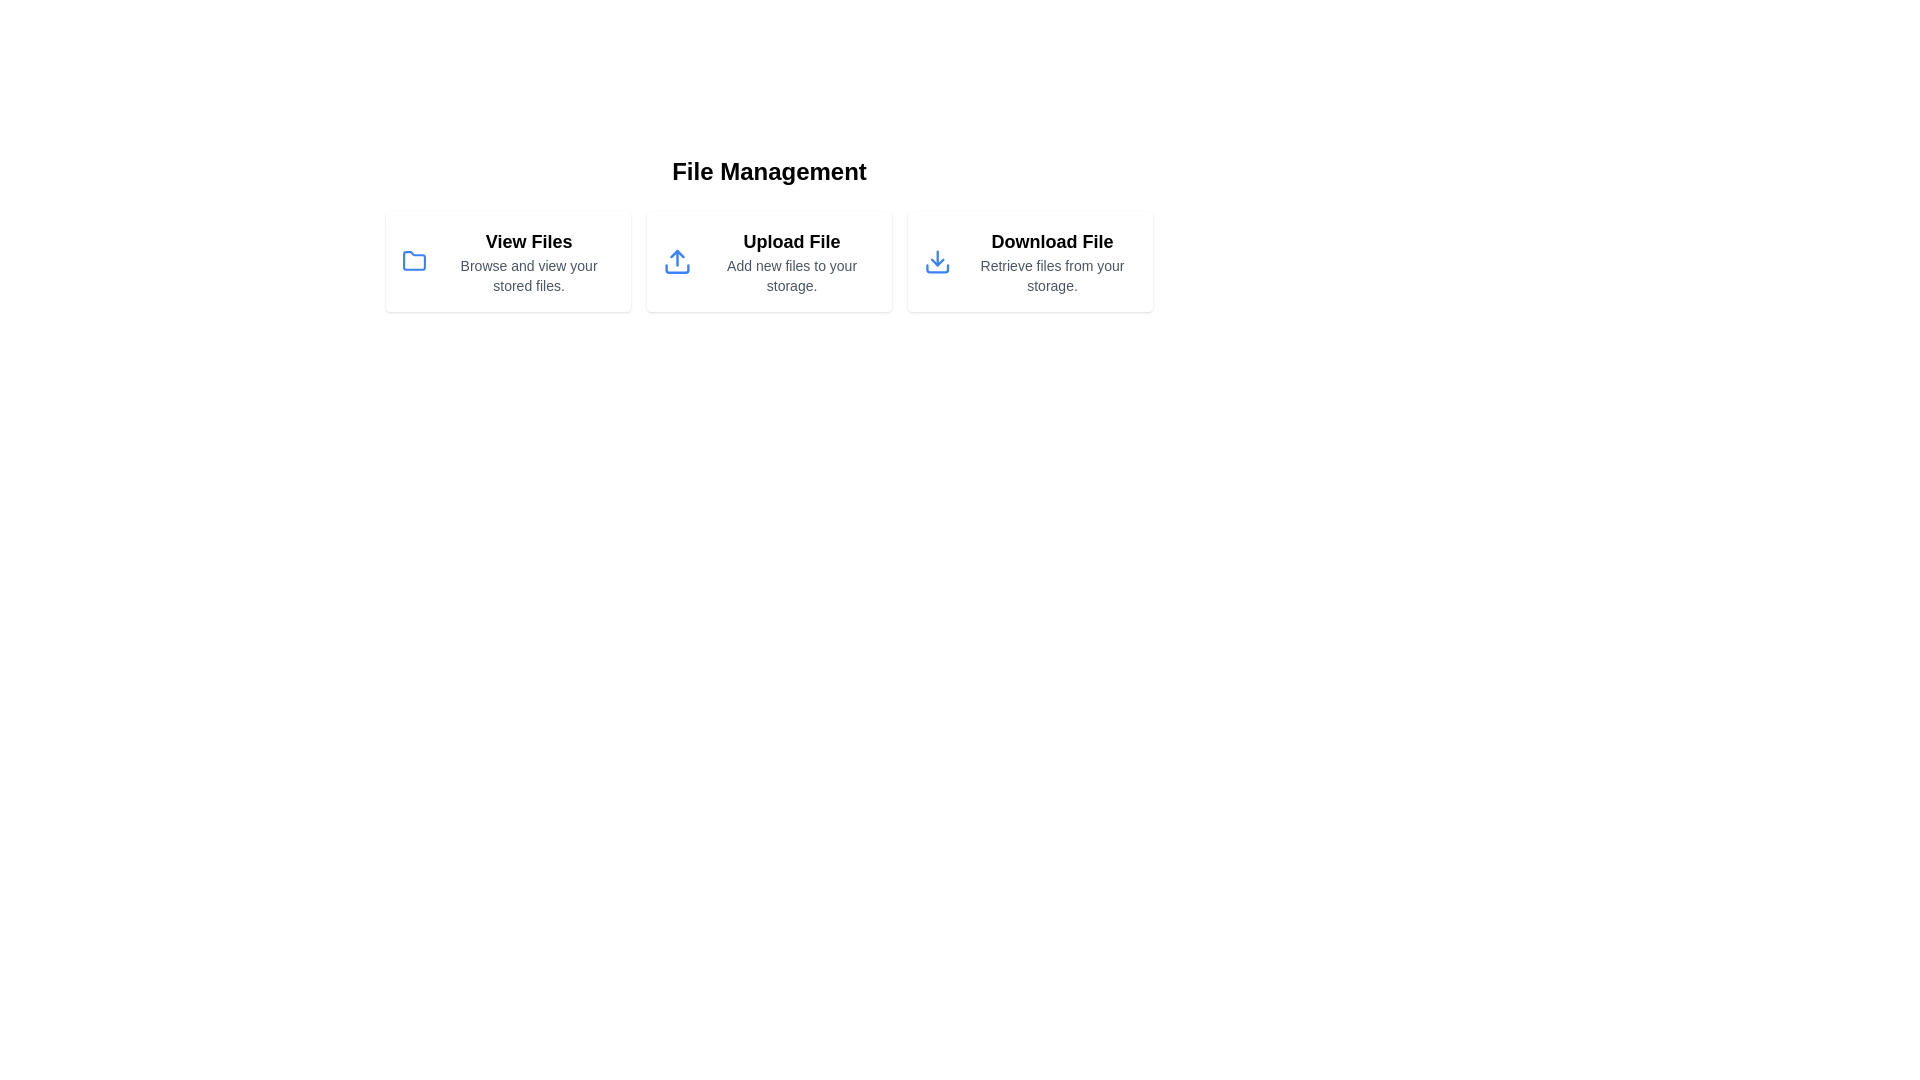  I want to click on the call-to-action button in the 'File Management' section to initiate the file download process, so click(1030, 261).